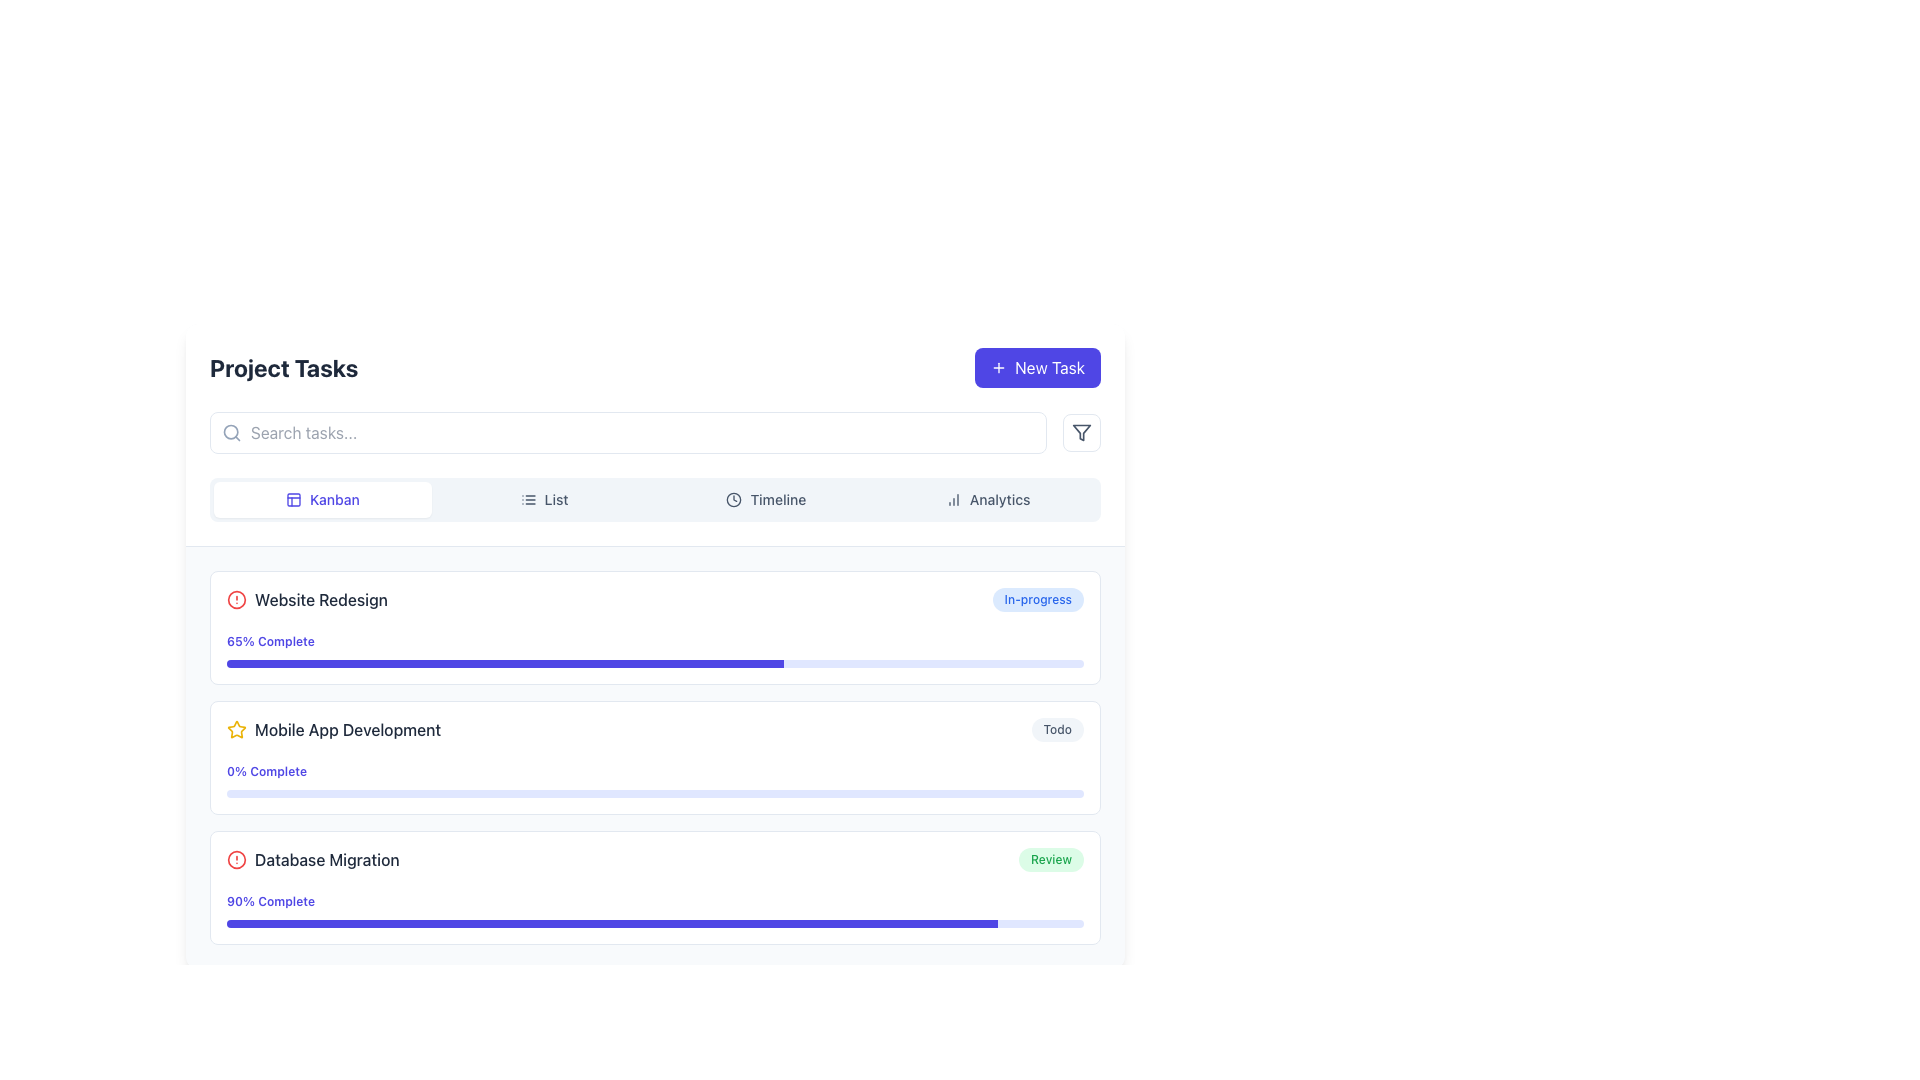 The width and height of the screenshot is (1920, 1080). Describe the element at coordinates (1038, 599) in the screenshot. I see `the status badge indicating the current status of the 'Website Redesign' task, located on the far right side of the task list item` at that location.